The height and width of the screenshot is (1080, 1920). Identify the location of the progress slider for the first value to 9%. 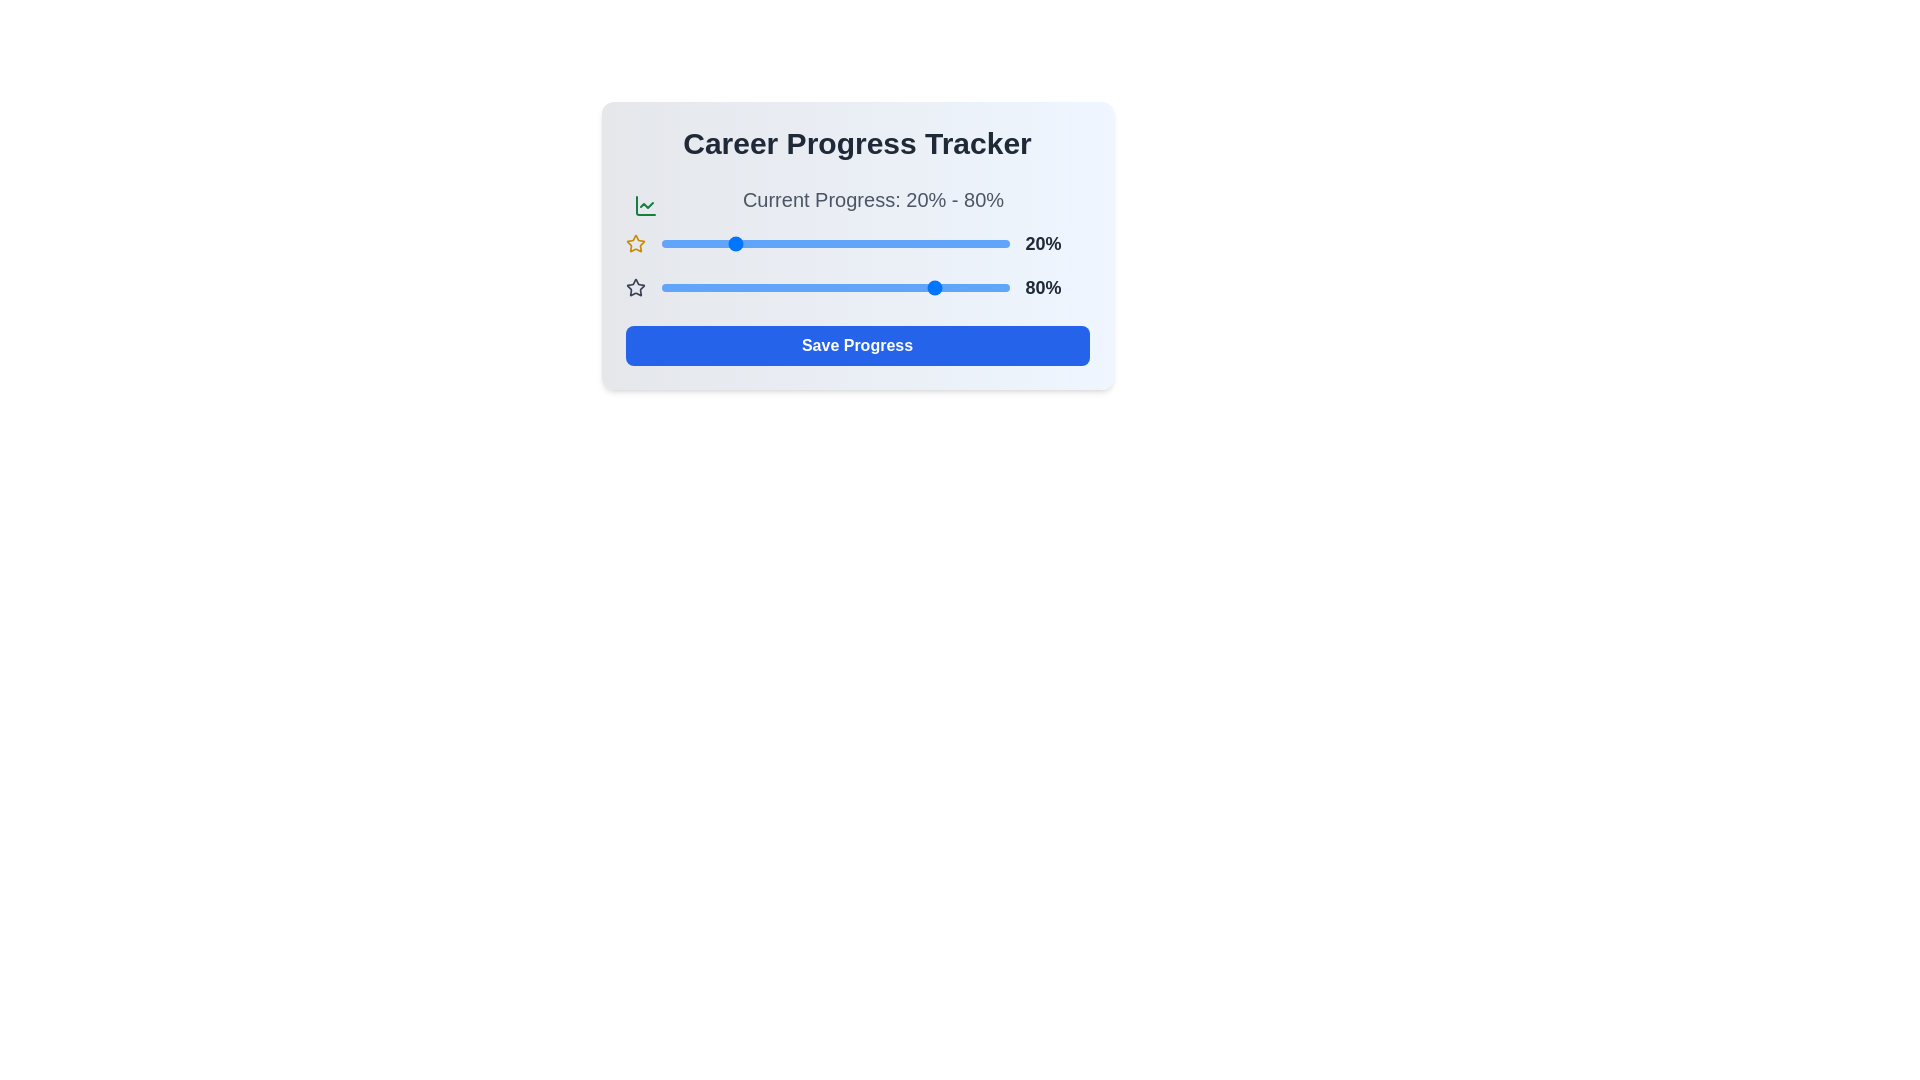
(692, 242).